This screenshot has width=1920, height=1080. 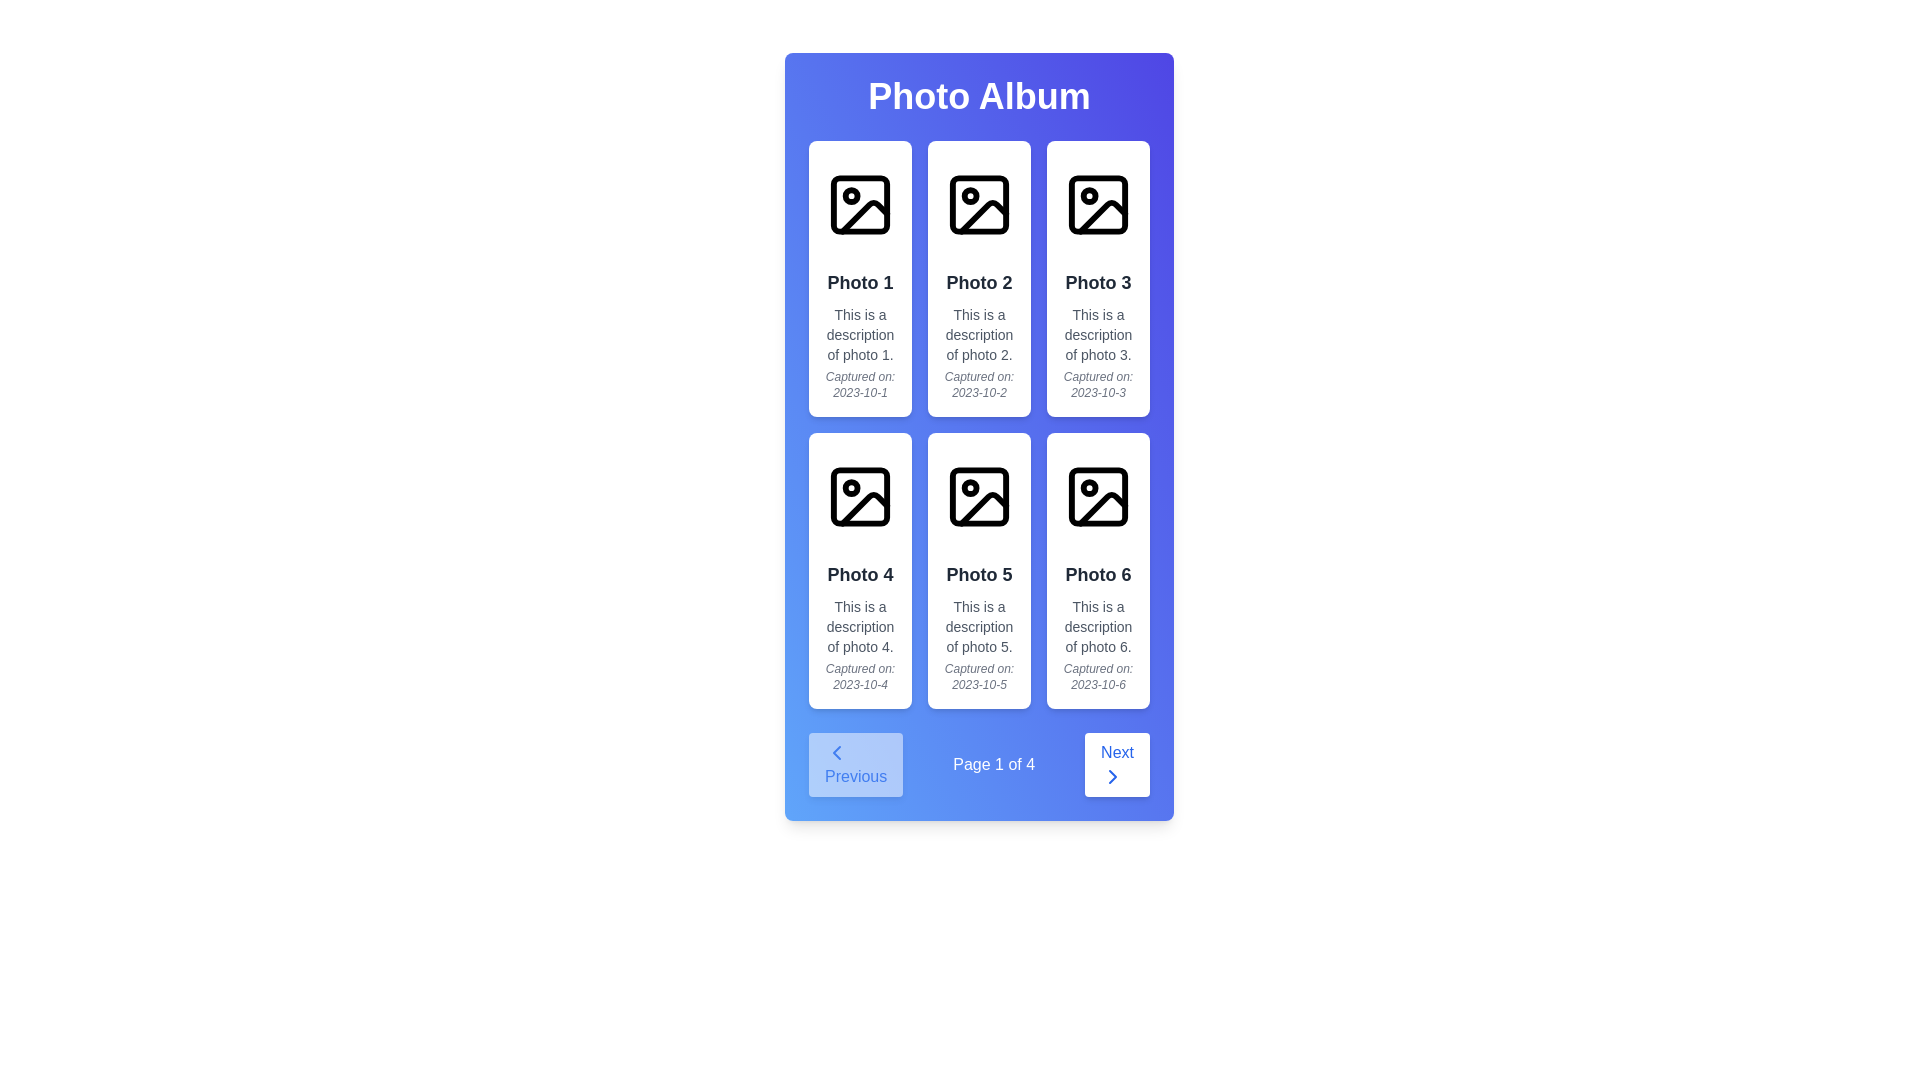 What do you see at coordinates (860, 204) in the screenshot?
I see `the square with rounded corners that is part of the image placeholder icon located in the top-left of the grid item labeled 'Photo 1'` at bounding box center [860, 204].